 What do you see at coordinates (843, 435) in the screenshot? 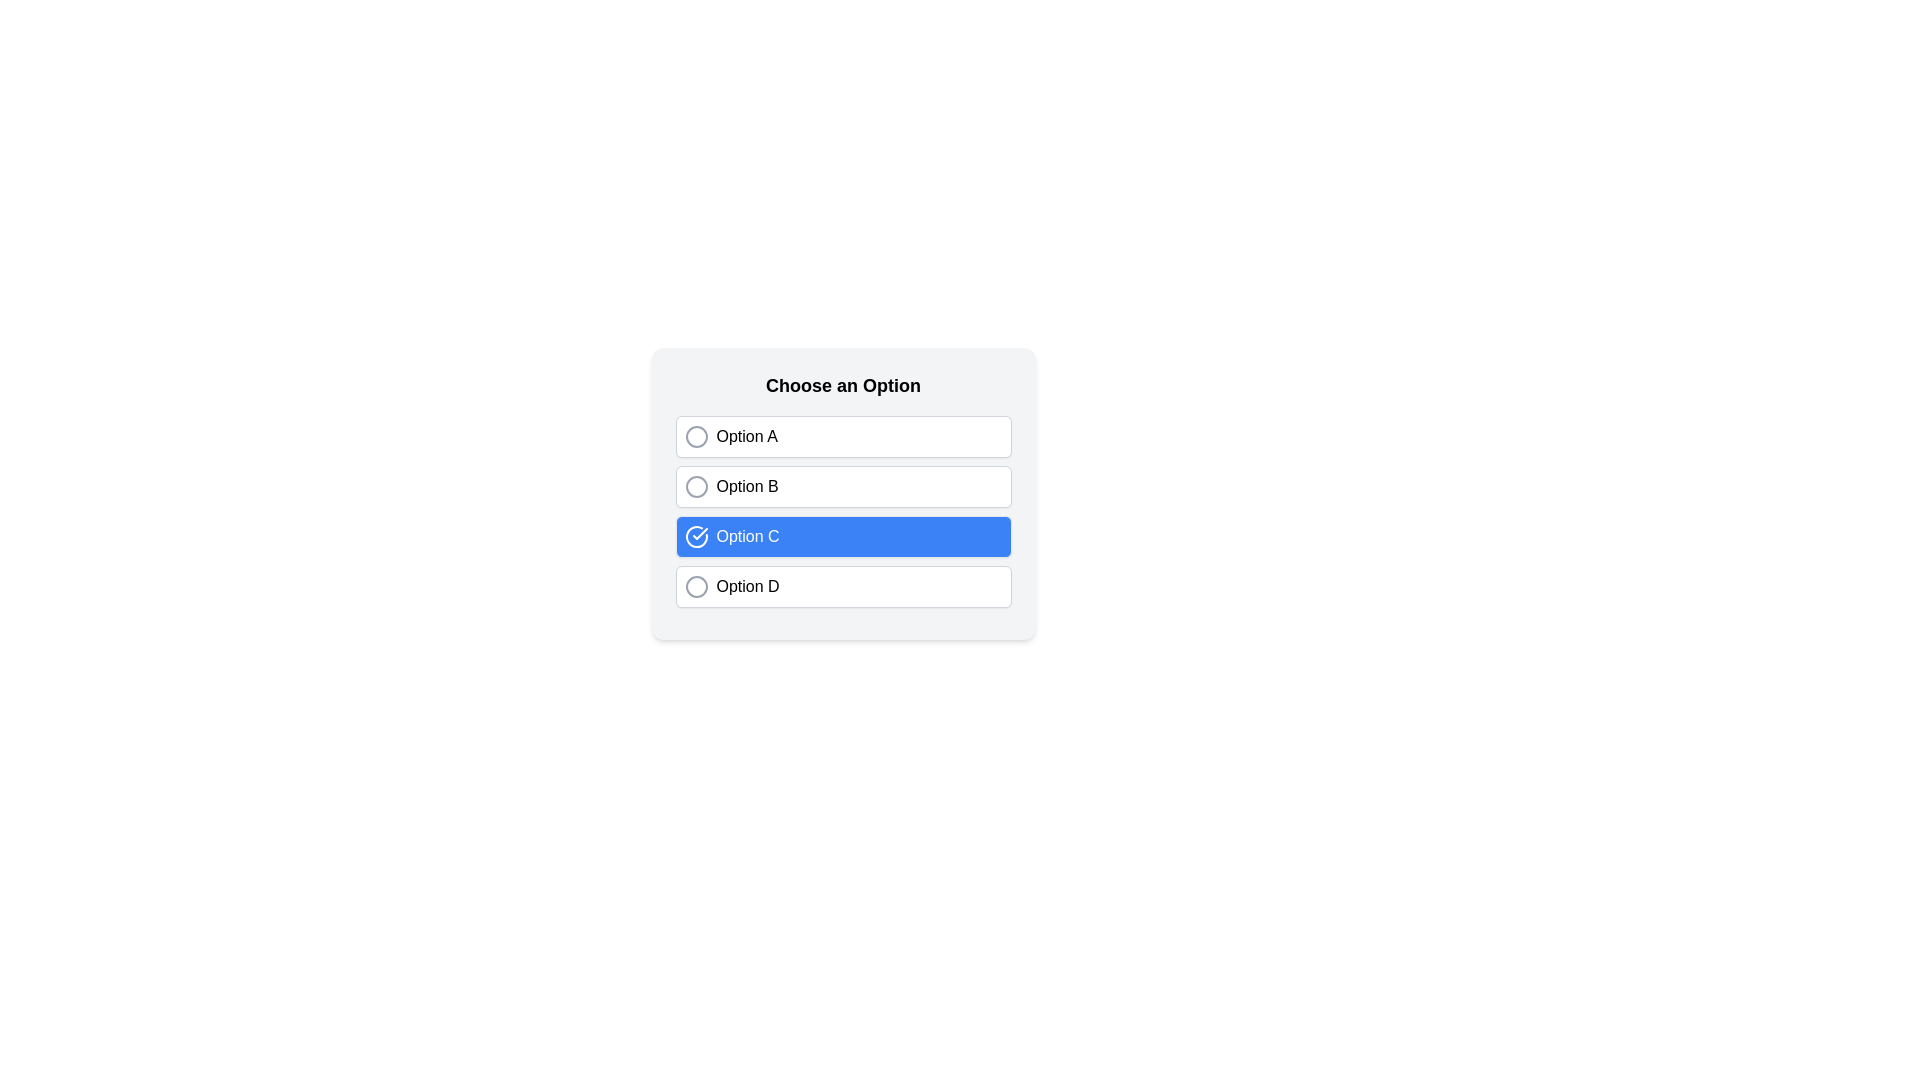
I see `the 'Option A' radio button` at bounding box center [843, 435].